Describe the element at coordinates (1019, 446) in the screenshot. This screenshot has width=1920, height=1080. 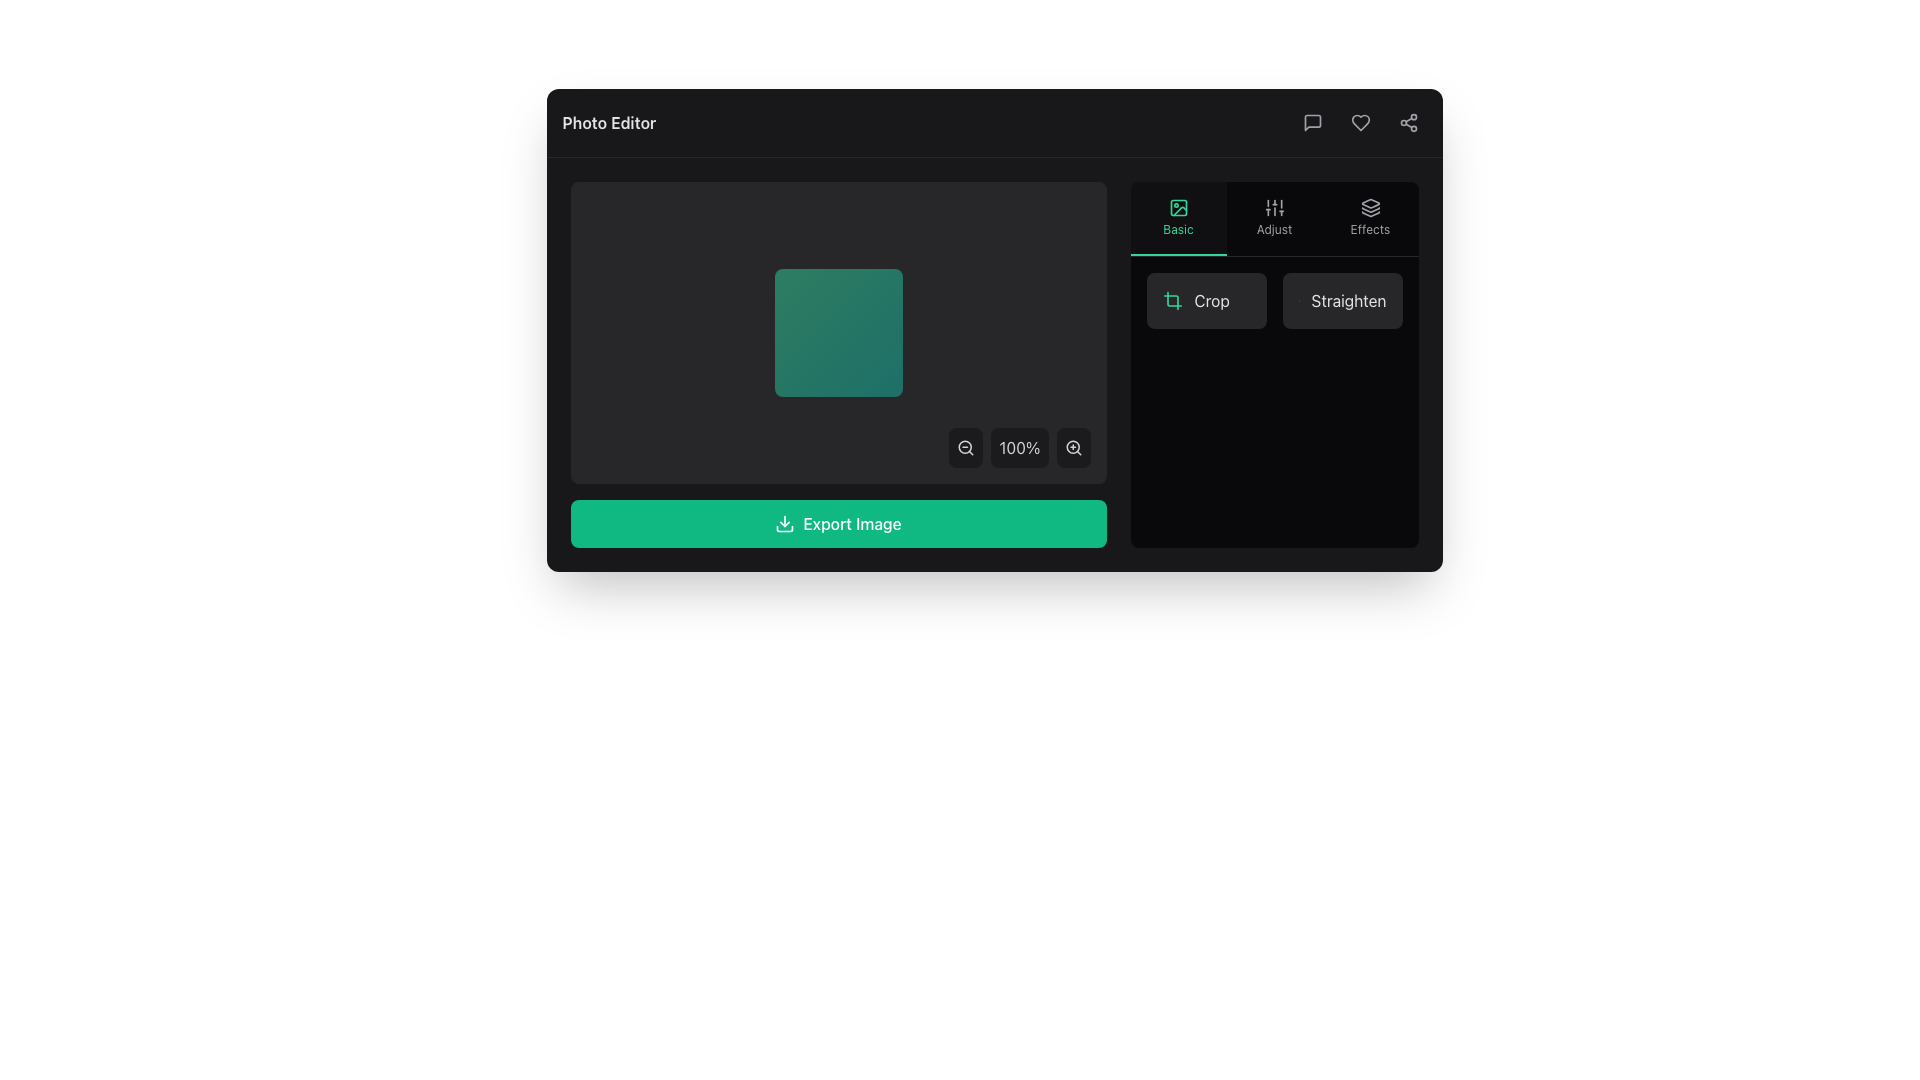
I see `displayed zoom percentage from the Label in the bottom-right corner of the application, which shows the current zoom level between the zoom controls` at that location.